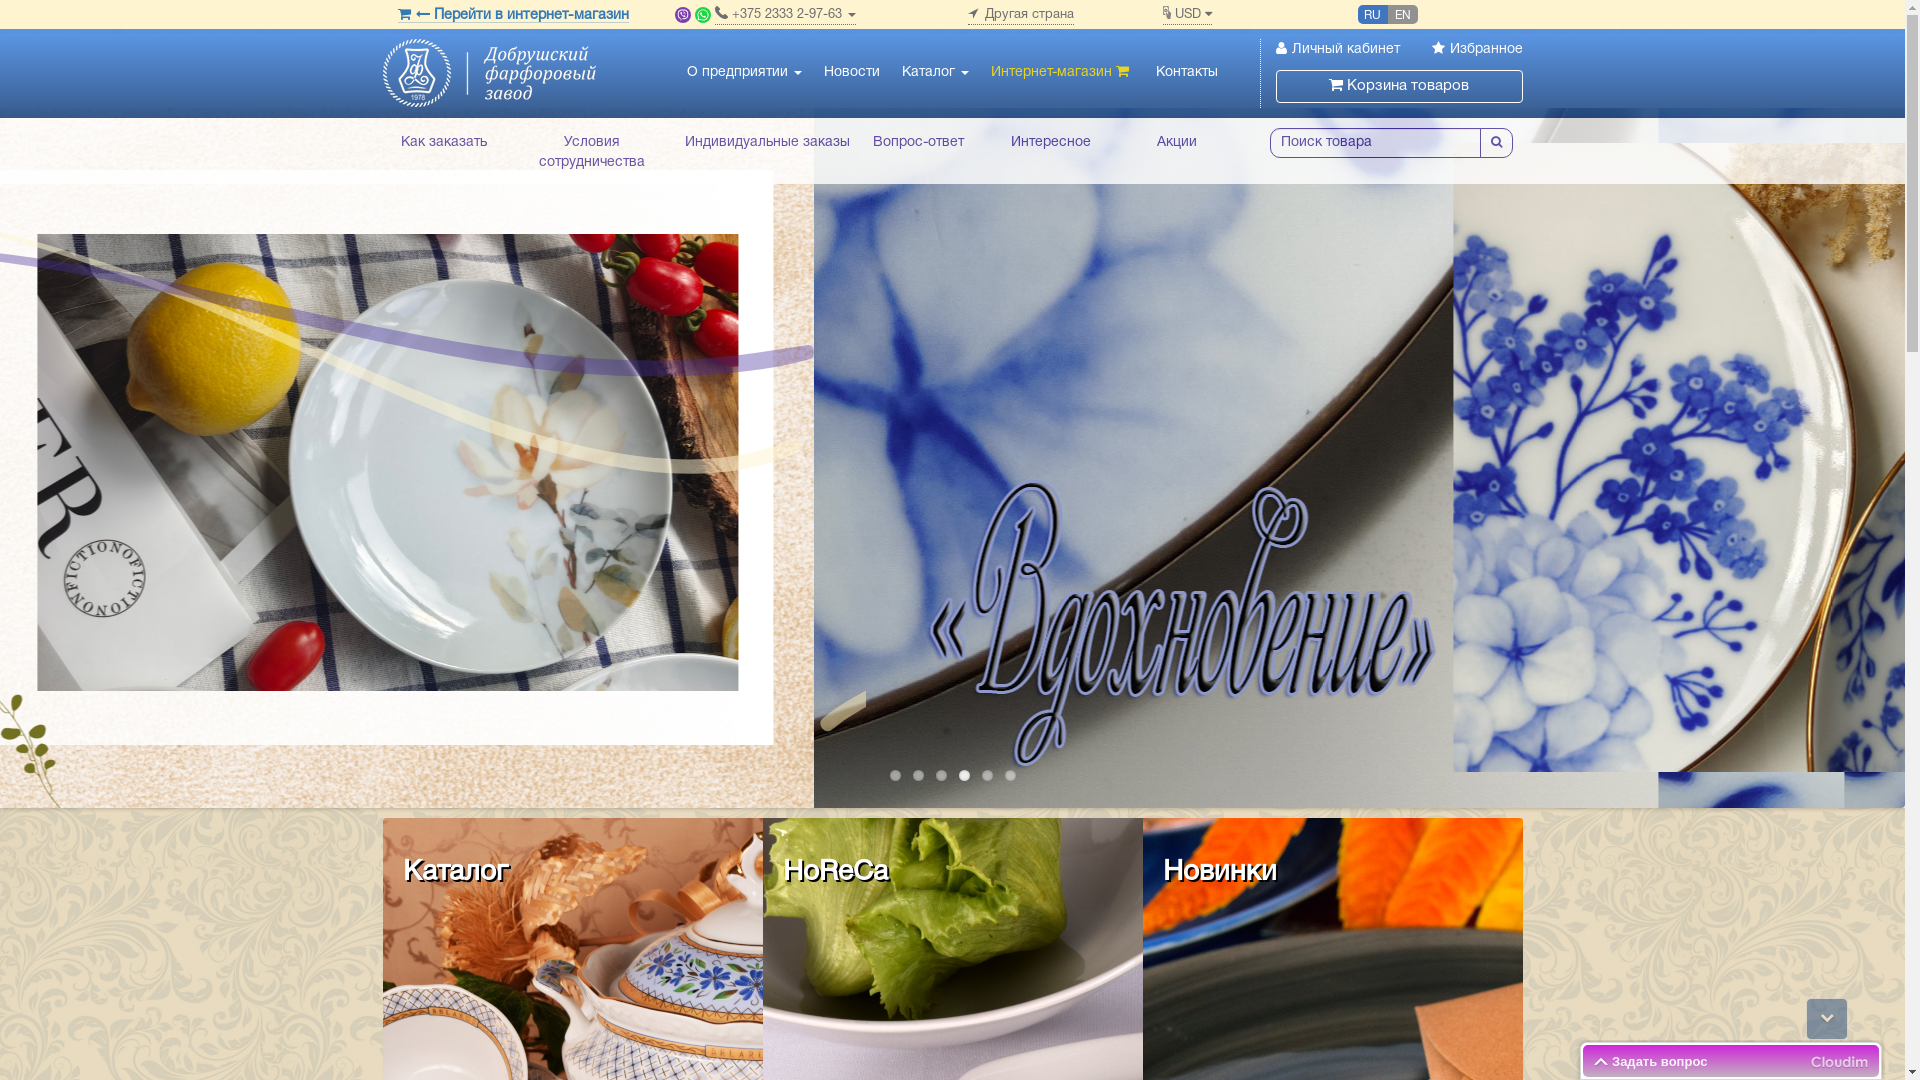 The image size is (1920, 1080). I want to click on 'viber', so click(682, 15).